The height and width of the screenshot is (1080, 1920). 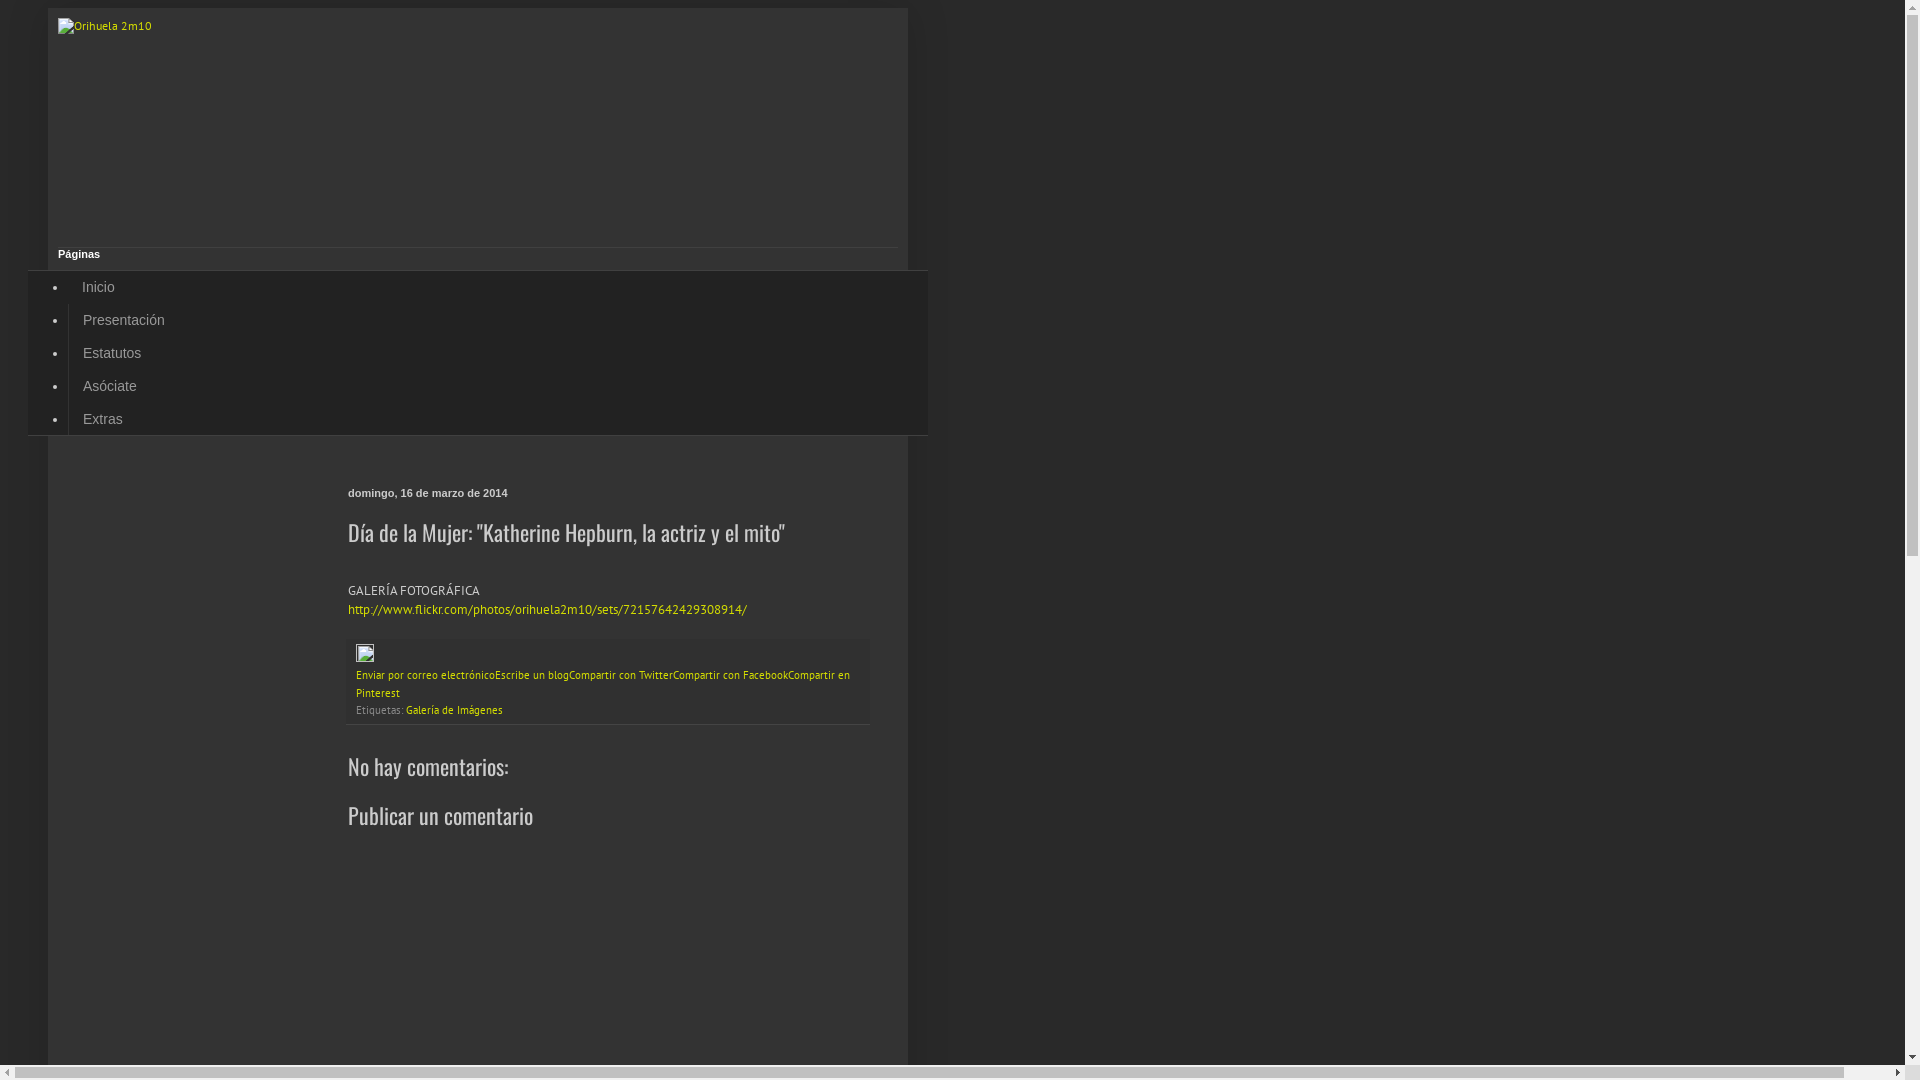 I want to click on 'Compartir con Facebook', so click(x=729, y=675).